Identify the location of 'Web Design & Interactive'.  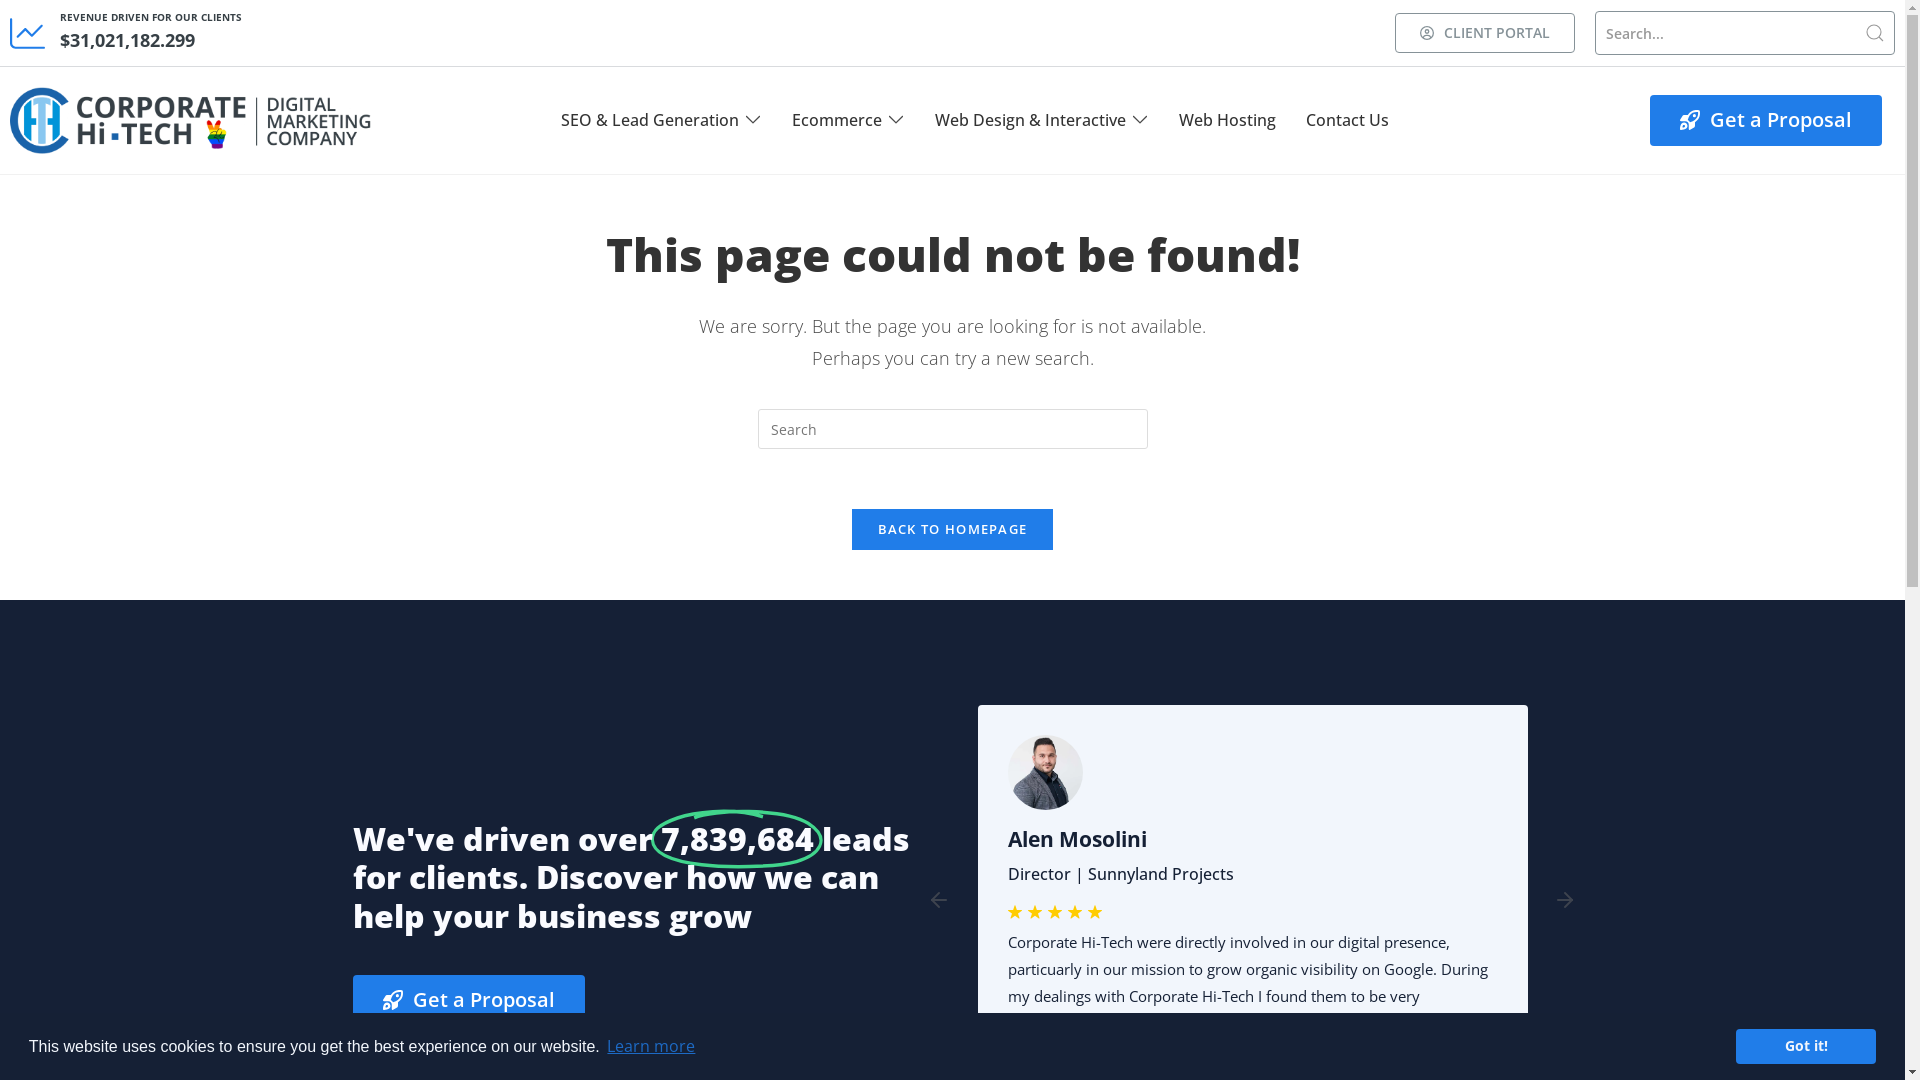
(1030, 120).